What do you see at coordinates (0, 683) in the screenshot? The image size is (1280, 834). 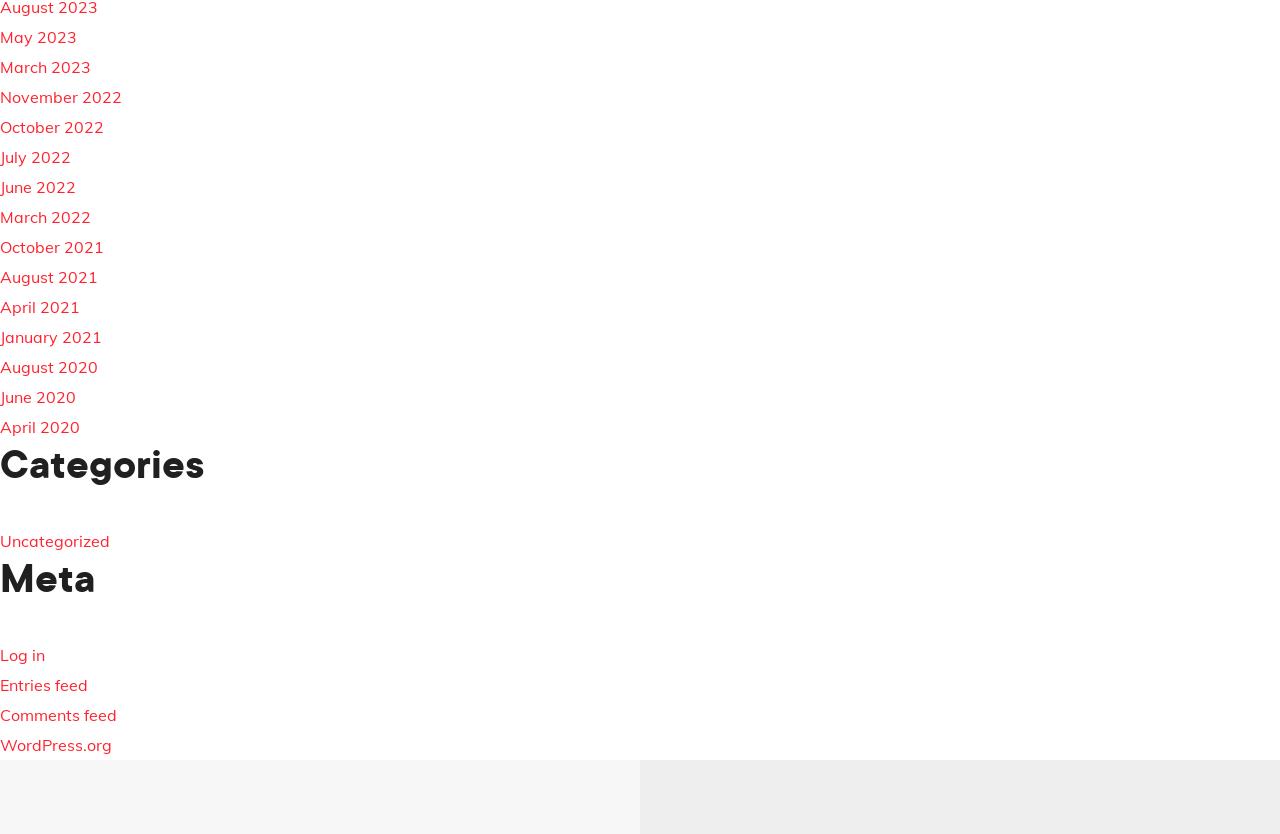 I see `'Entries feed'` at bounding box center [0, 683].